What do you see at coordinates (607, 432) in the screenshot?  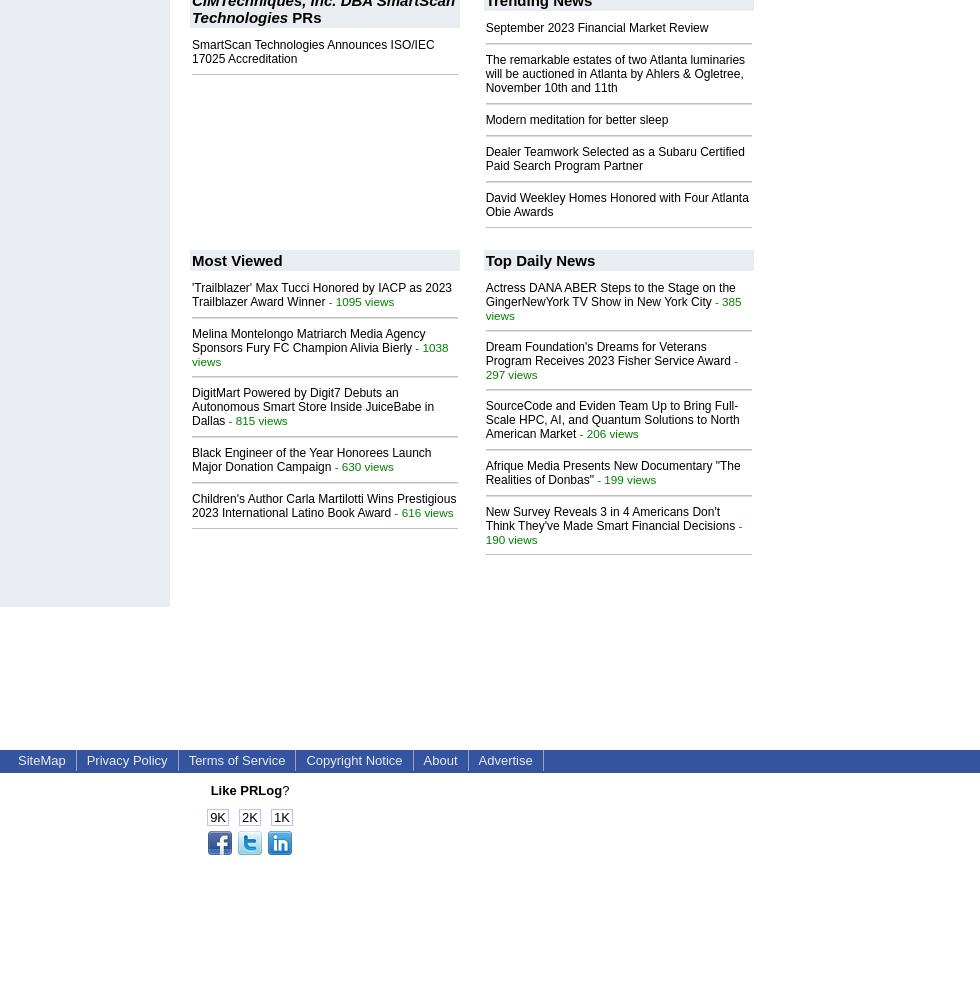 I see `'- 206 views'` at bounding box center [607, 432].